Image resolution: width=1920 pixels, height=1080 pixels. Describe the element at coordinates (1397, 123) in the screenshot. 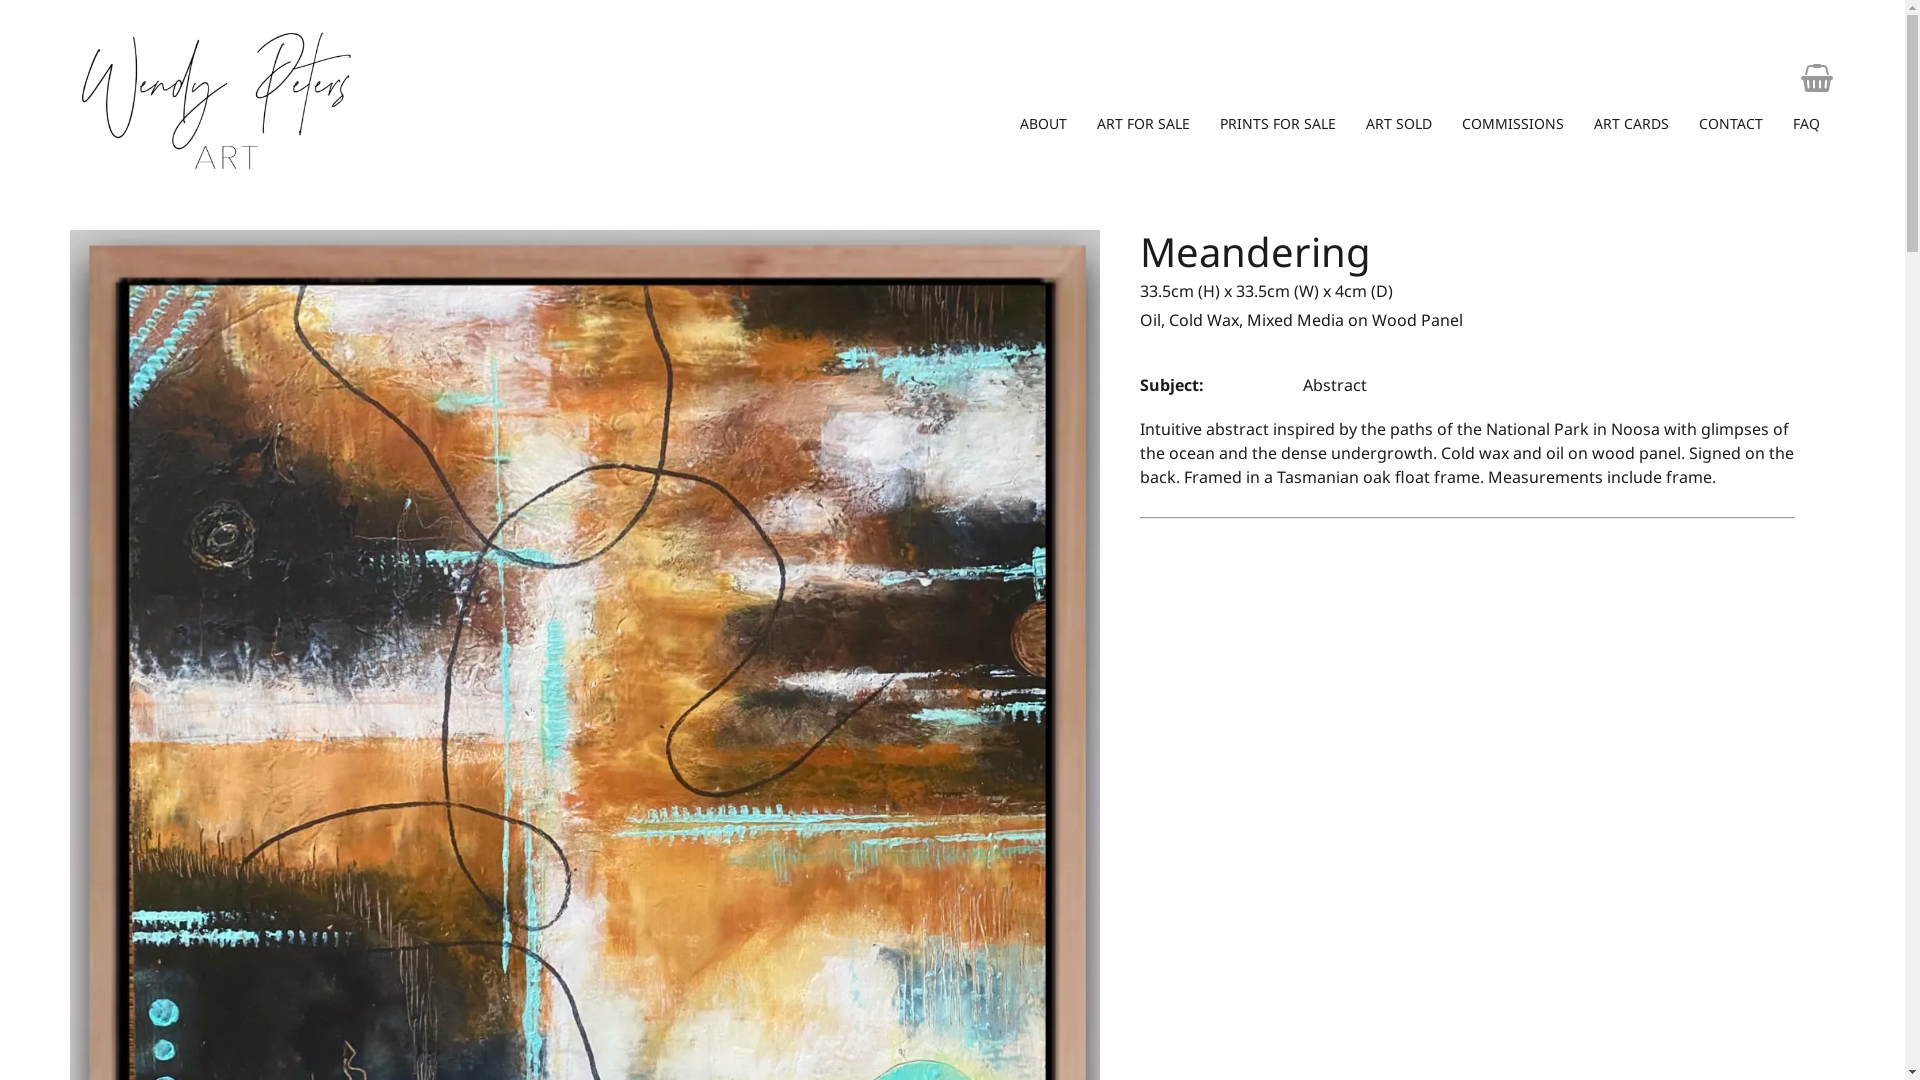

I see `'ART SOLD'` at that location.